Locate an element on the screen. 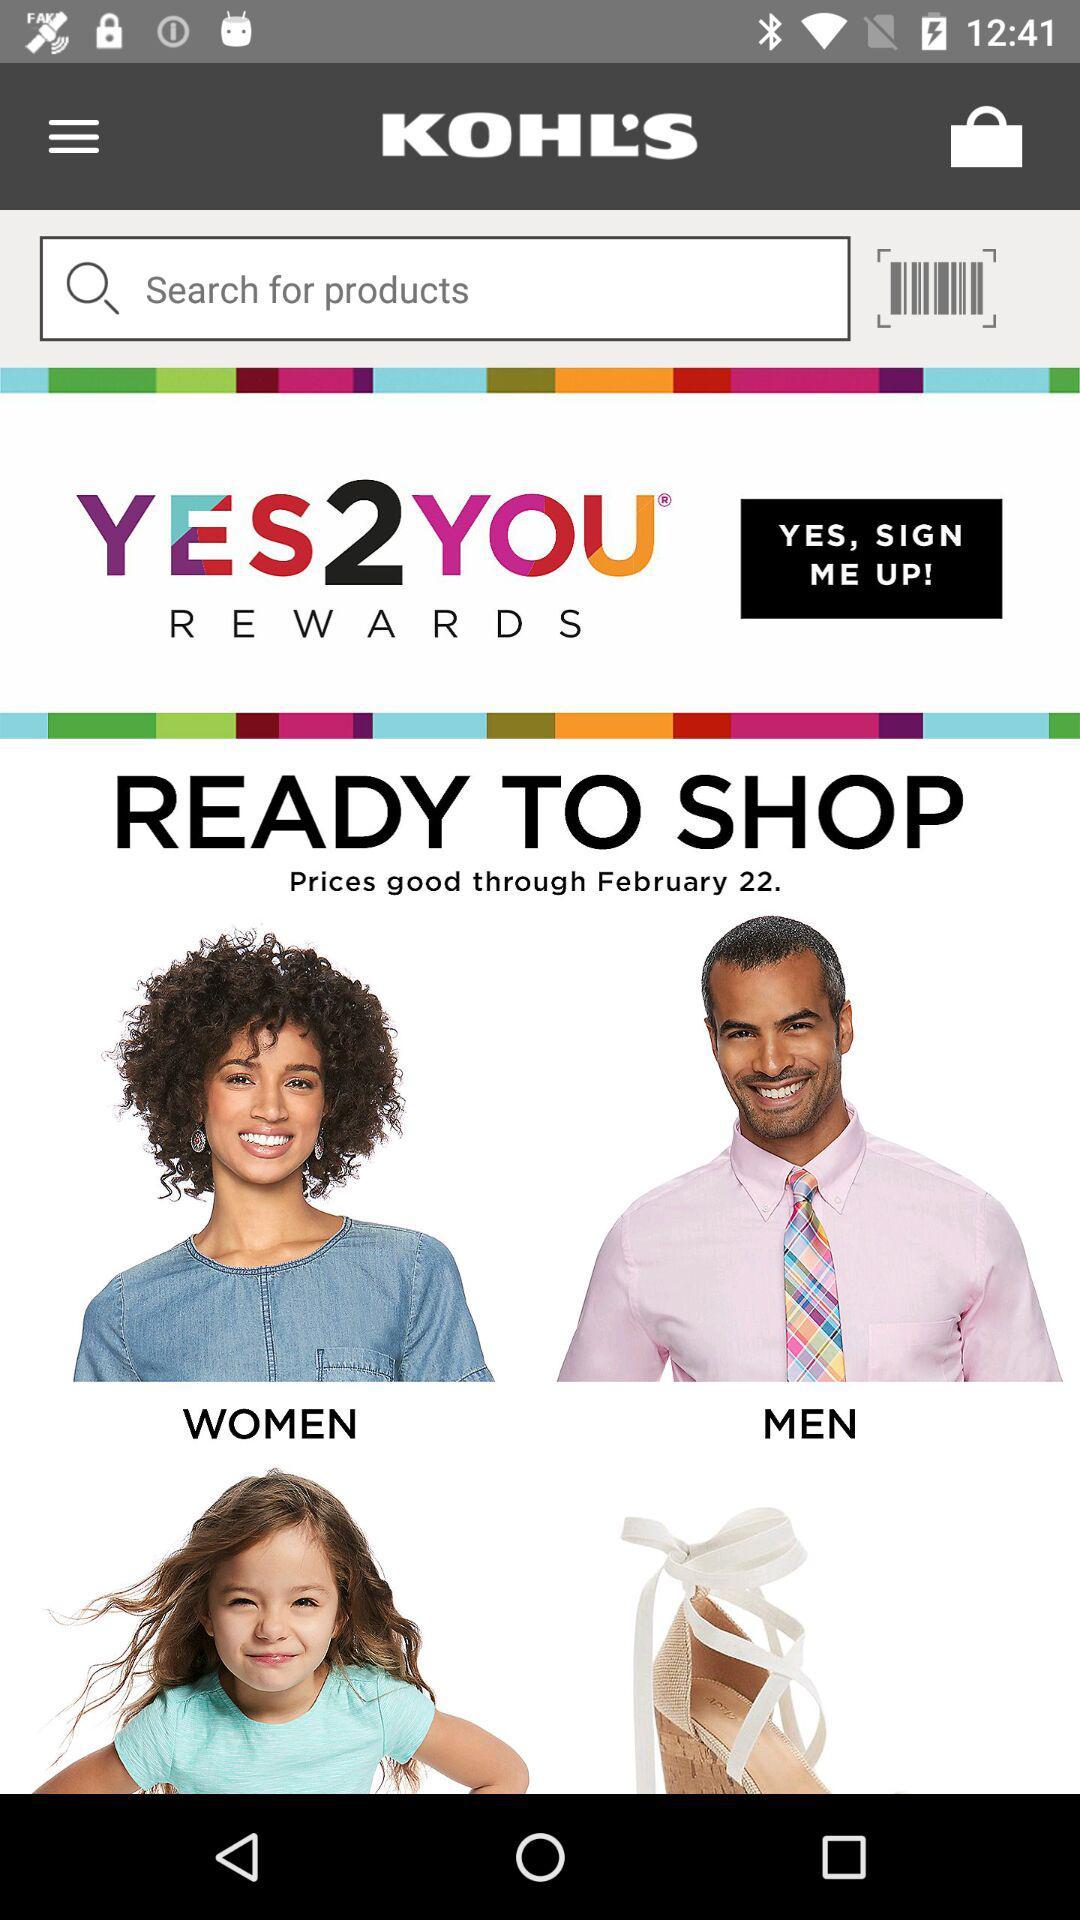 The height and width of the screenshot is (1920, 1080). search tool is located at coordinates (444, 287).